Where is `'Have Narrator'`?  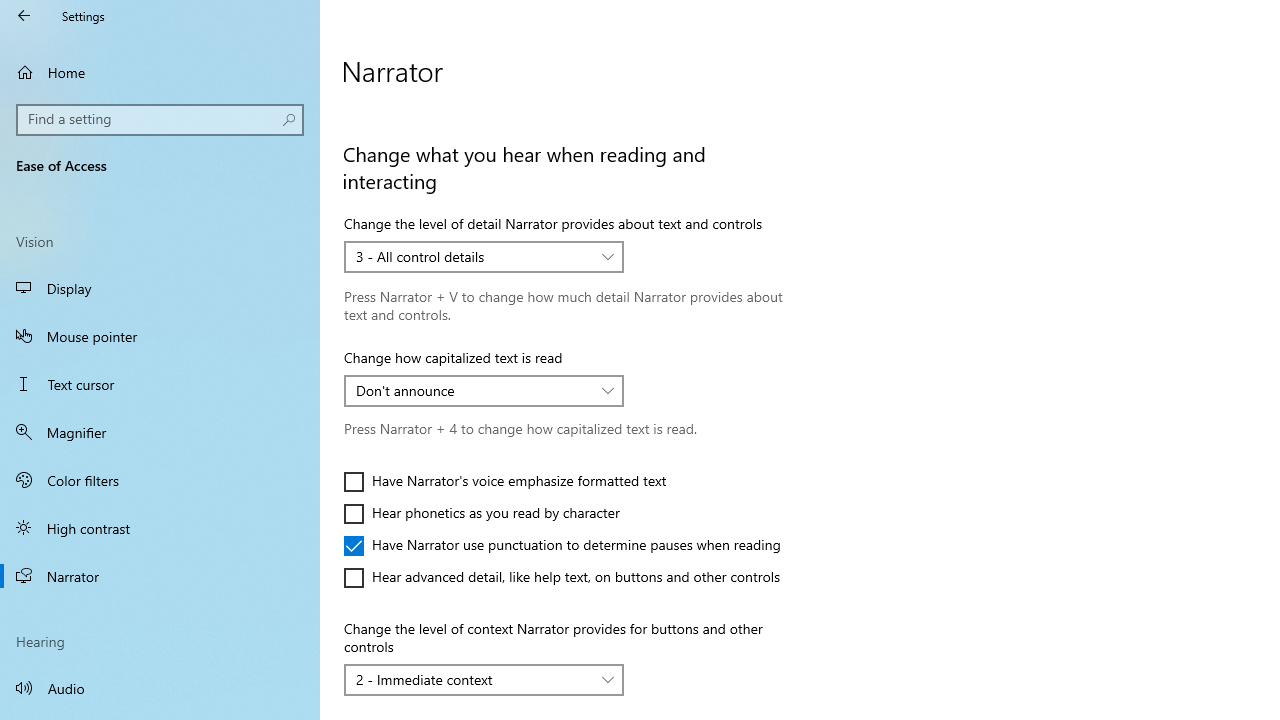 'Have Narrator' is located at coordinates (505, 482).